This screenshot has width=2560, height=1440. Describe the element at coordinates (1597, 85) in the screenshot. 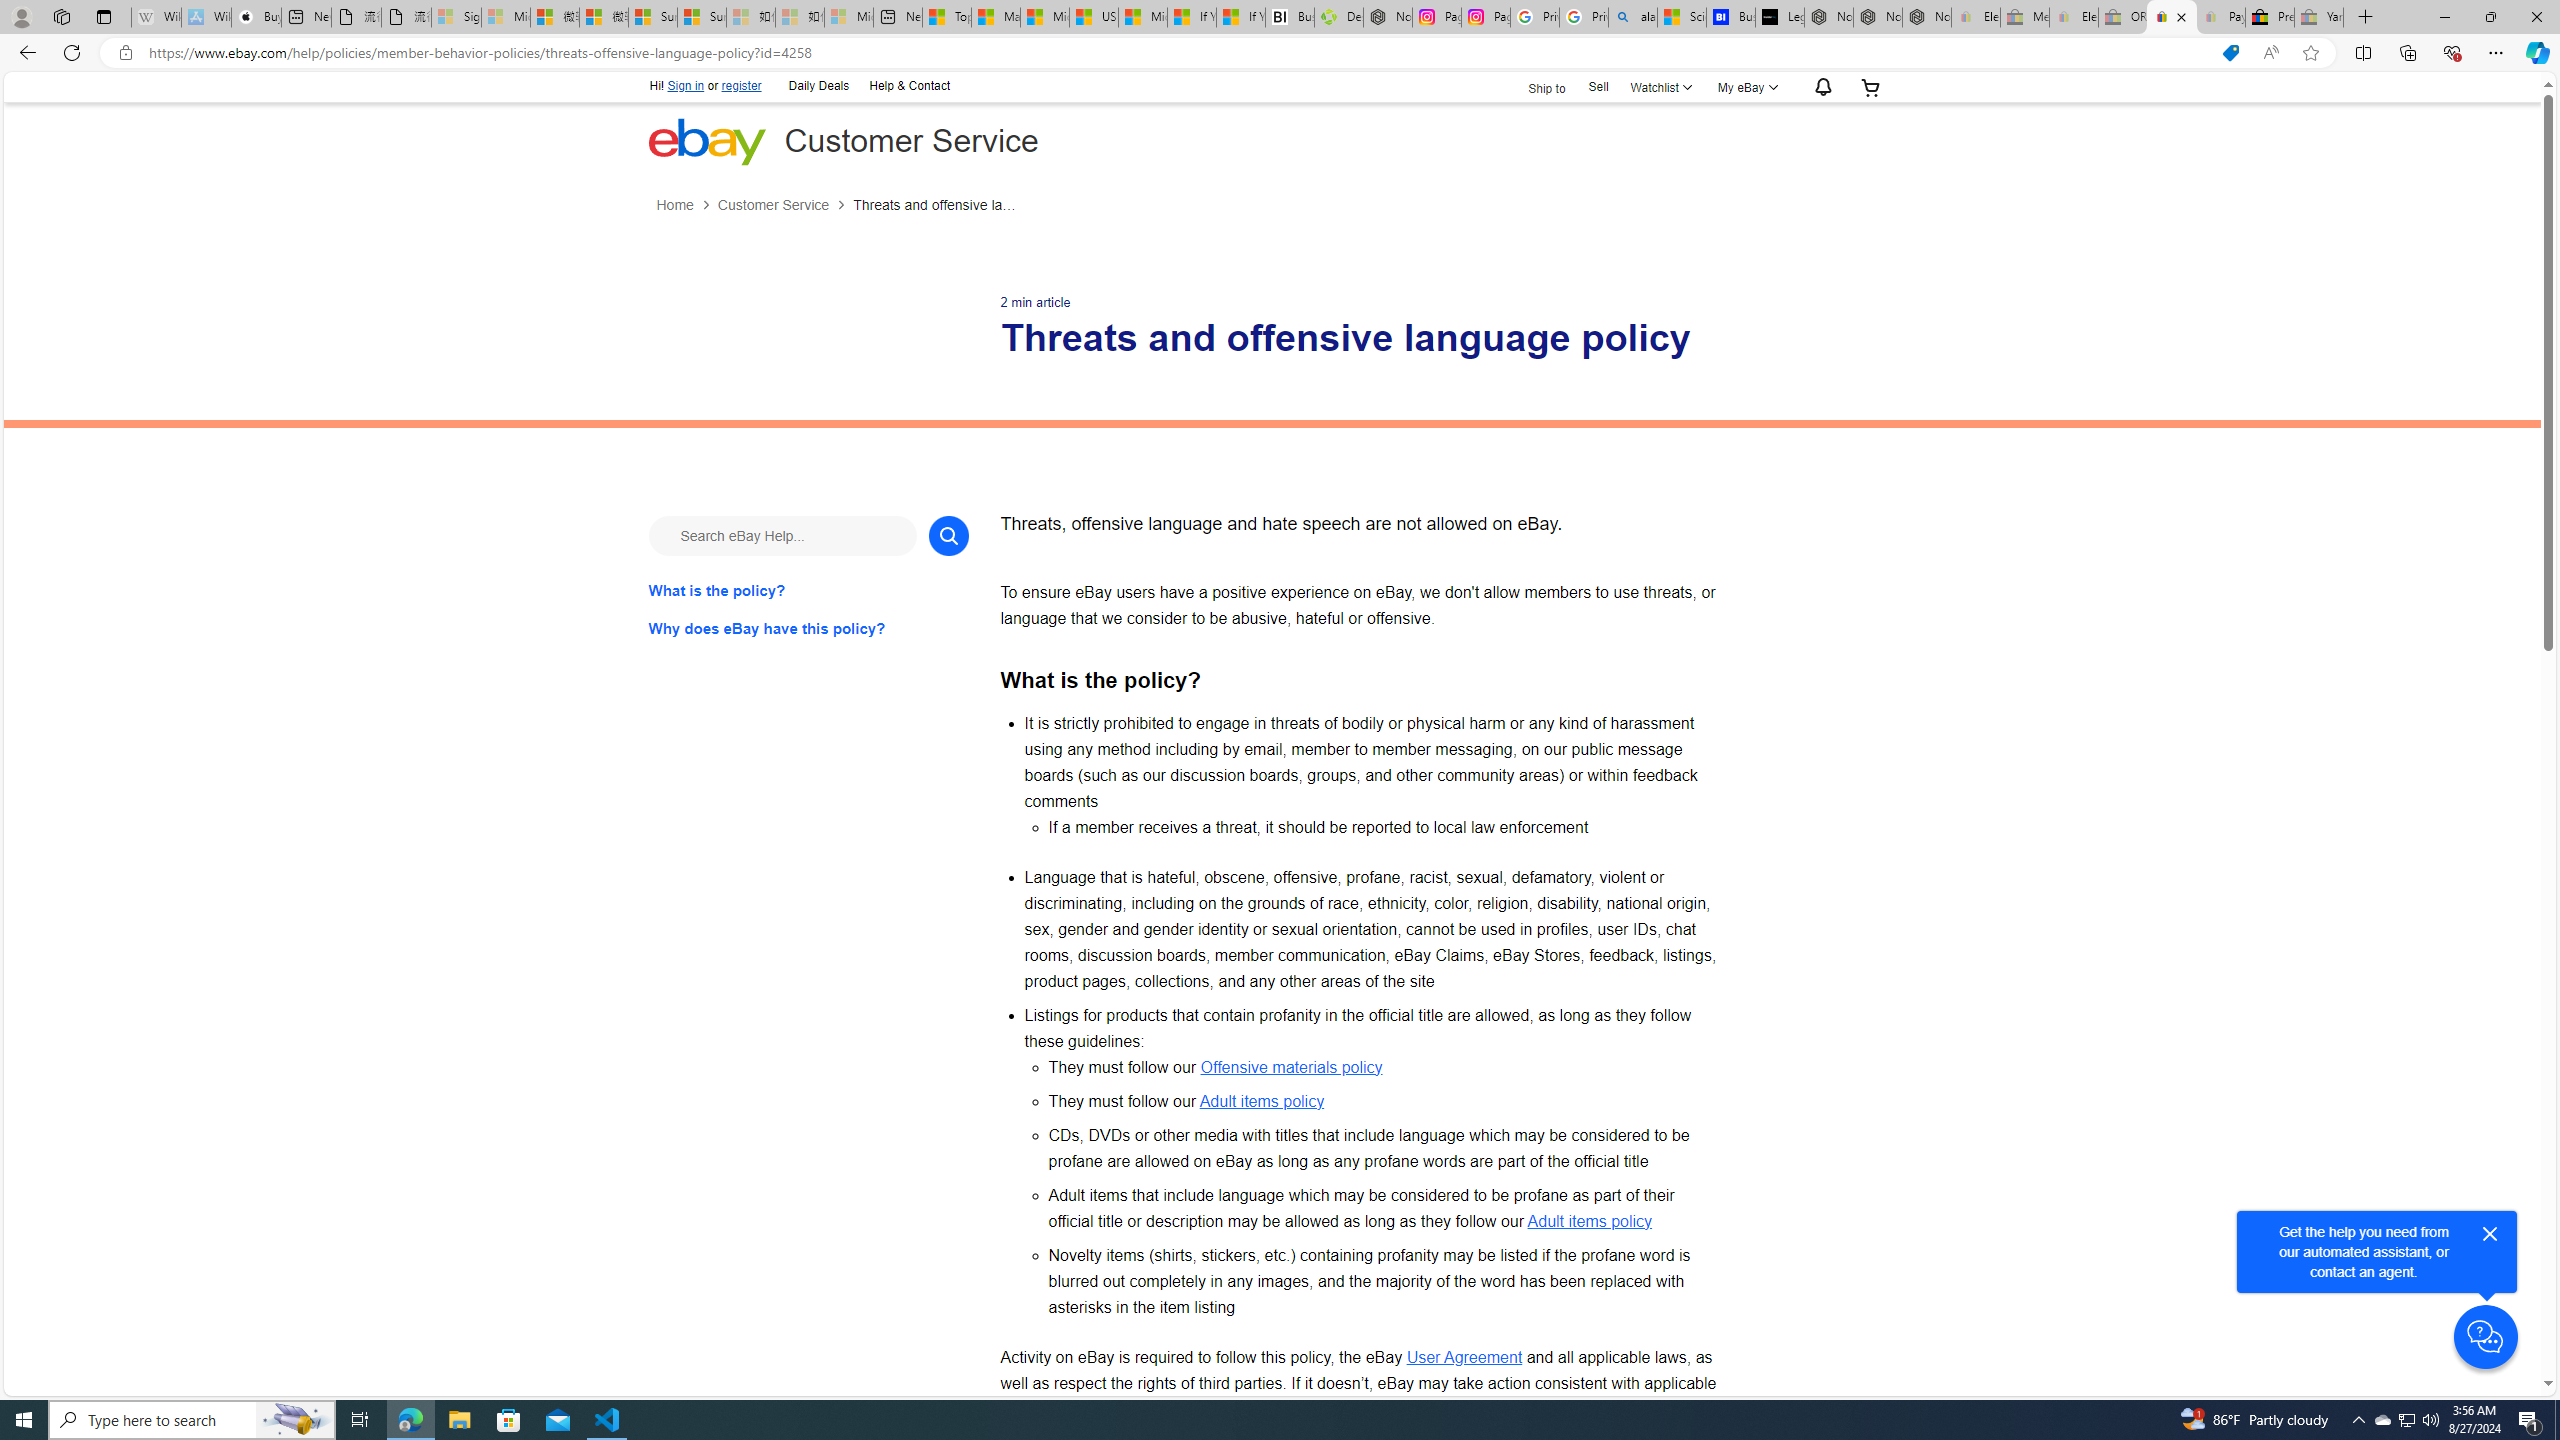

I see `'Sell'` at that location.